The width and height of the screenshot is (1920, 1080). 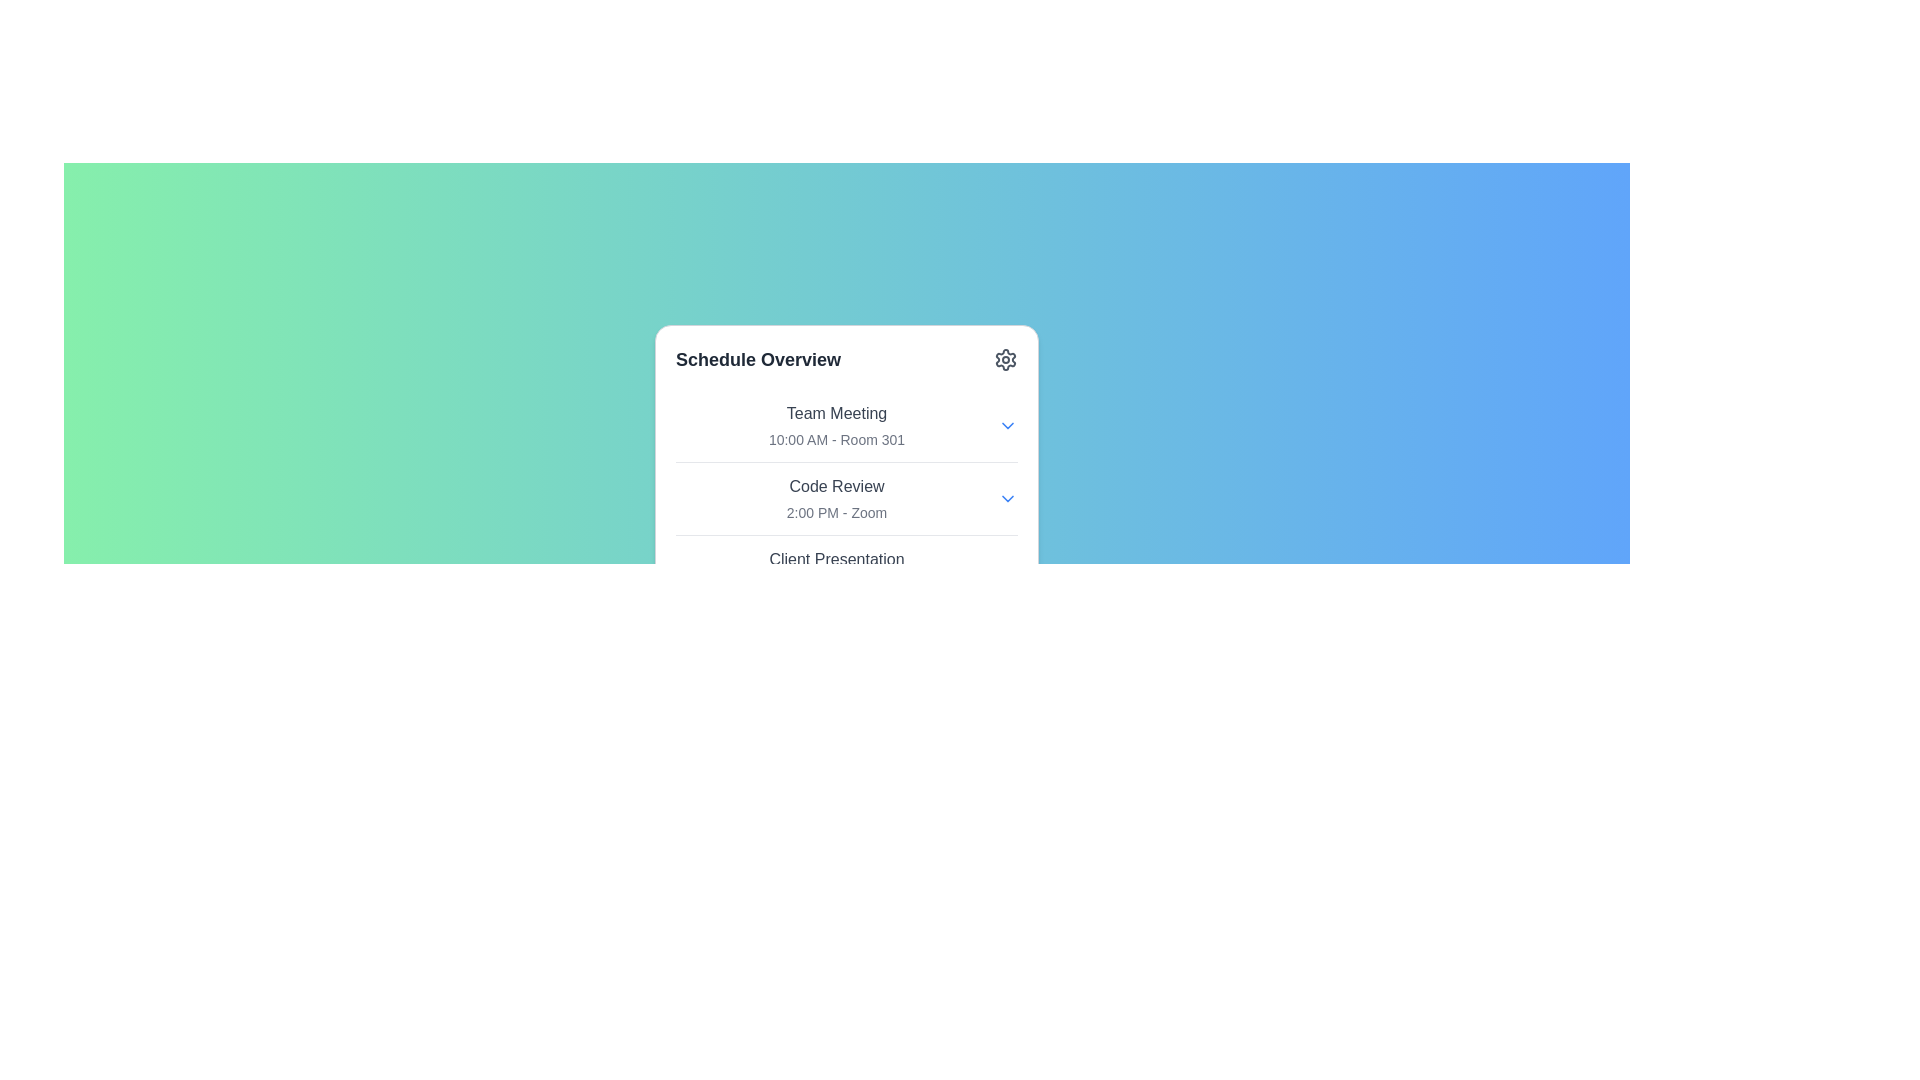 I want to click on the topmost list item representing the scheduled meeting, so click(x=846, y=424).